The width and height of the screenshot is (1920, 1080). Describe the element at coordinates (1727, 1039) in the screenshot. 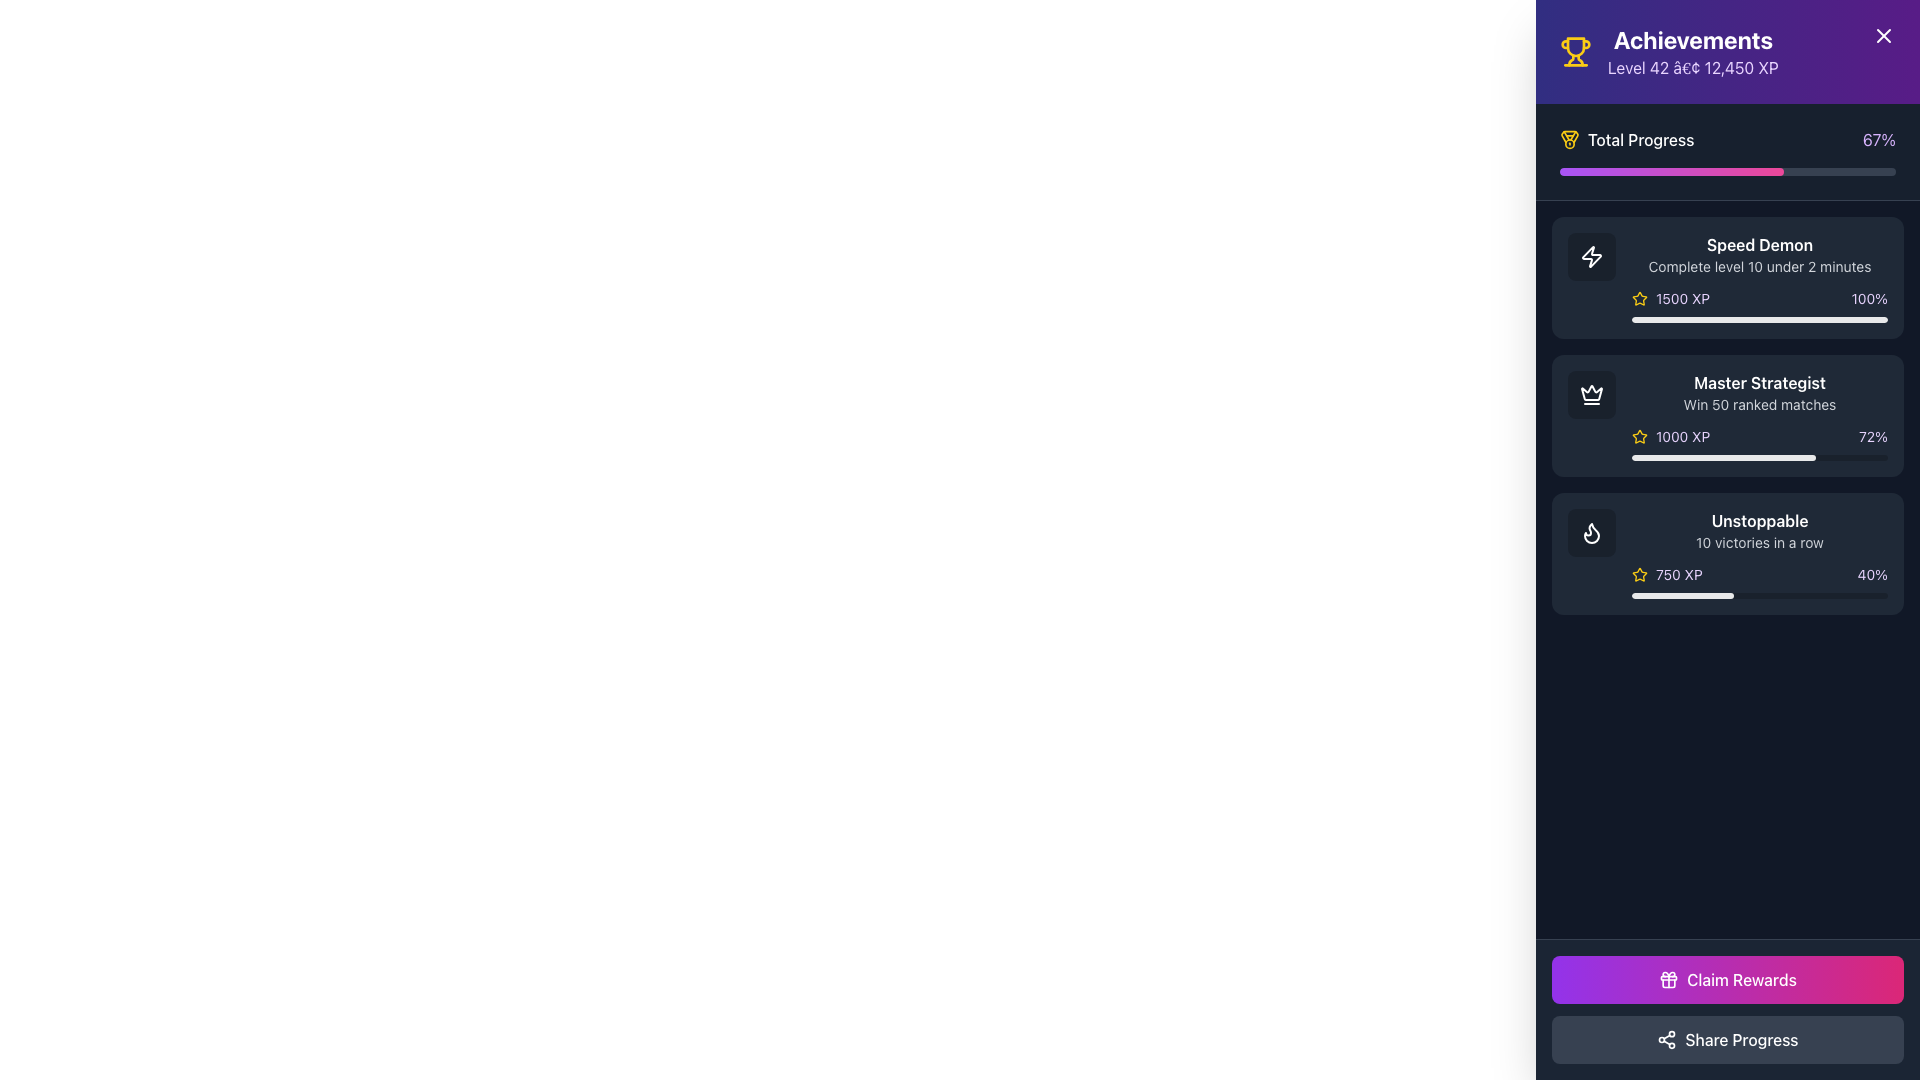

I see `the rectangular gray button with rounded corners labeled 'Share Progress'` at that location.